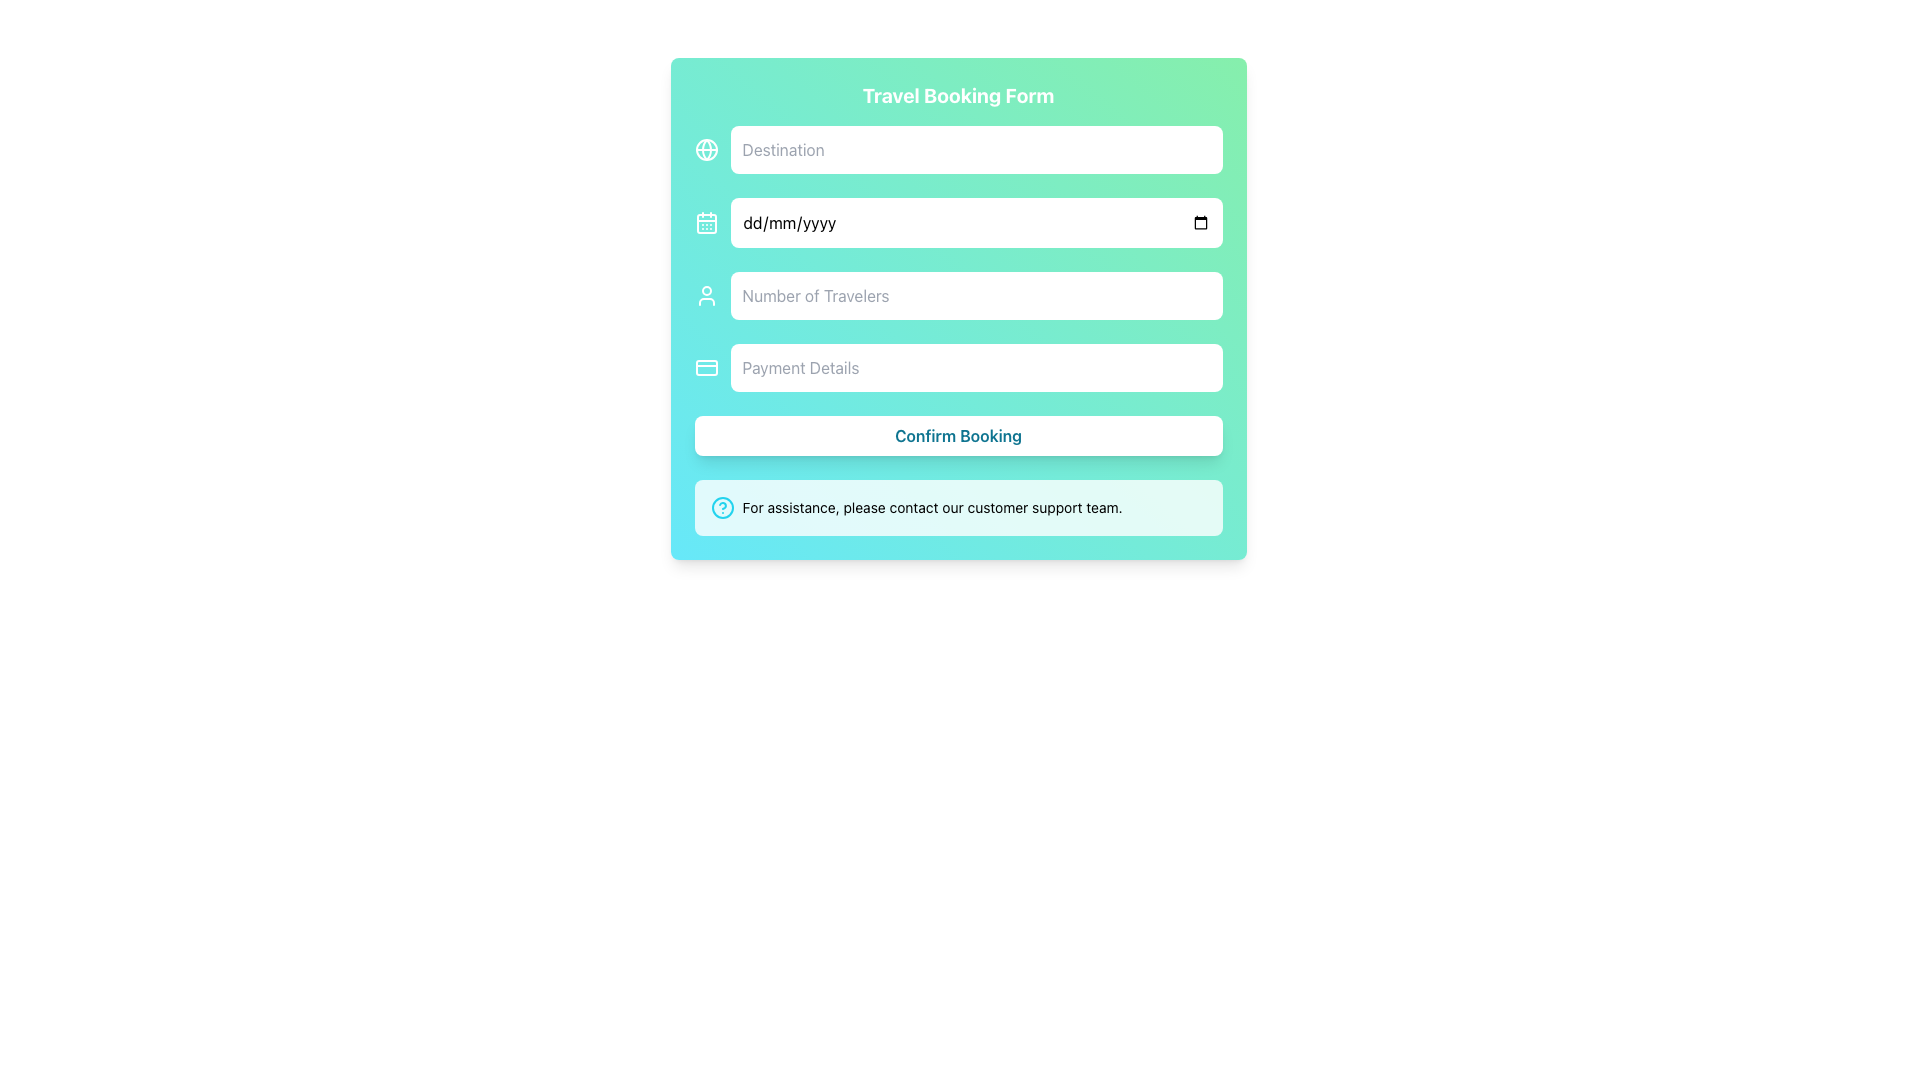  What do you see at coordinates (957, 507) in the screenshot?
I see `the cyan question mark icon in the Informational Banner, which is styled with a small text block that reads 'For assistance, please contact our customer support team.'` at bounding box center [957, 507].